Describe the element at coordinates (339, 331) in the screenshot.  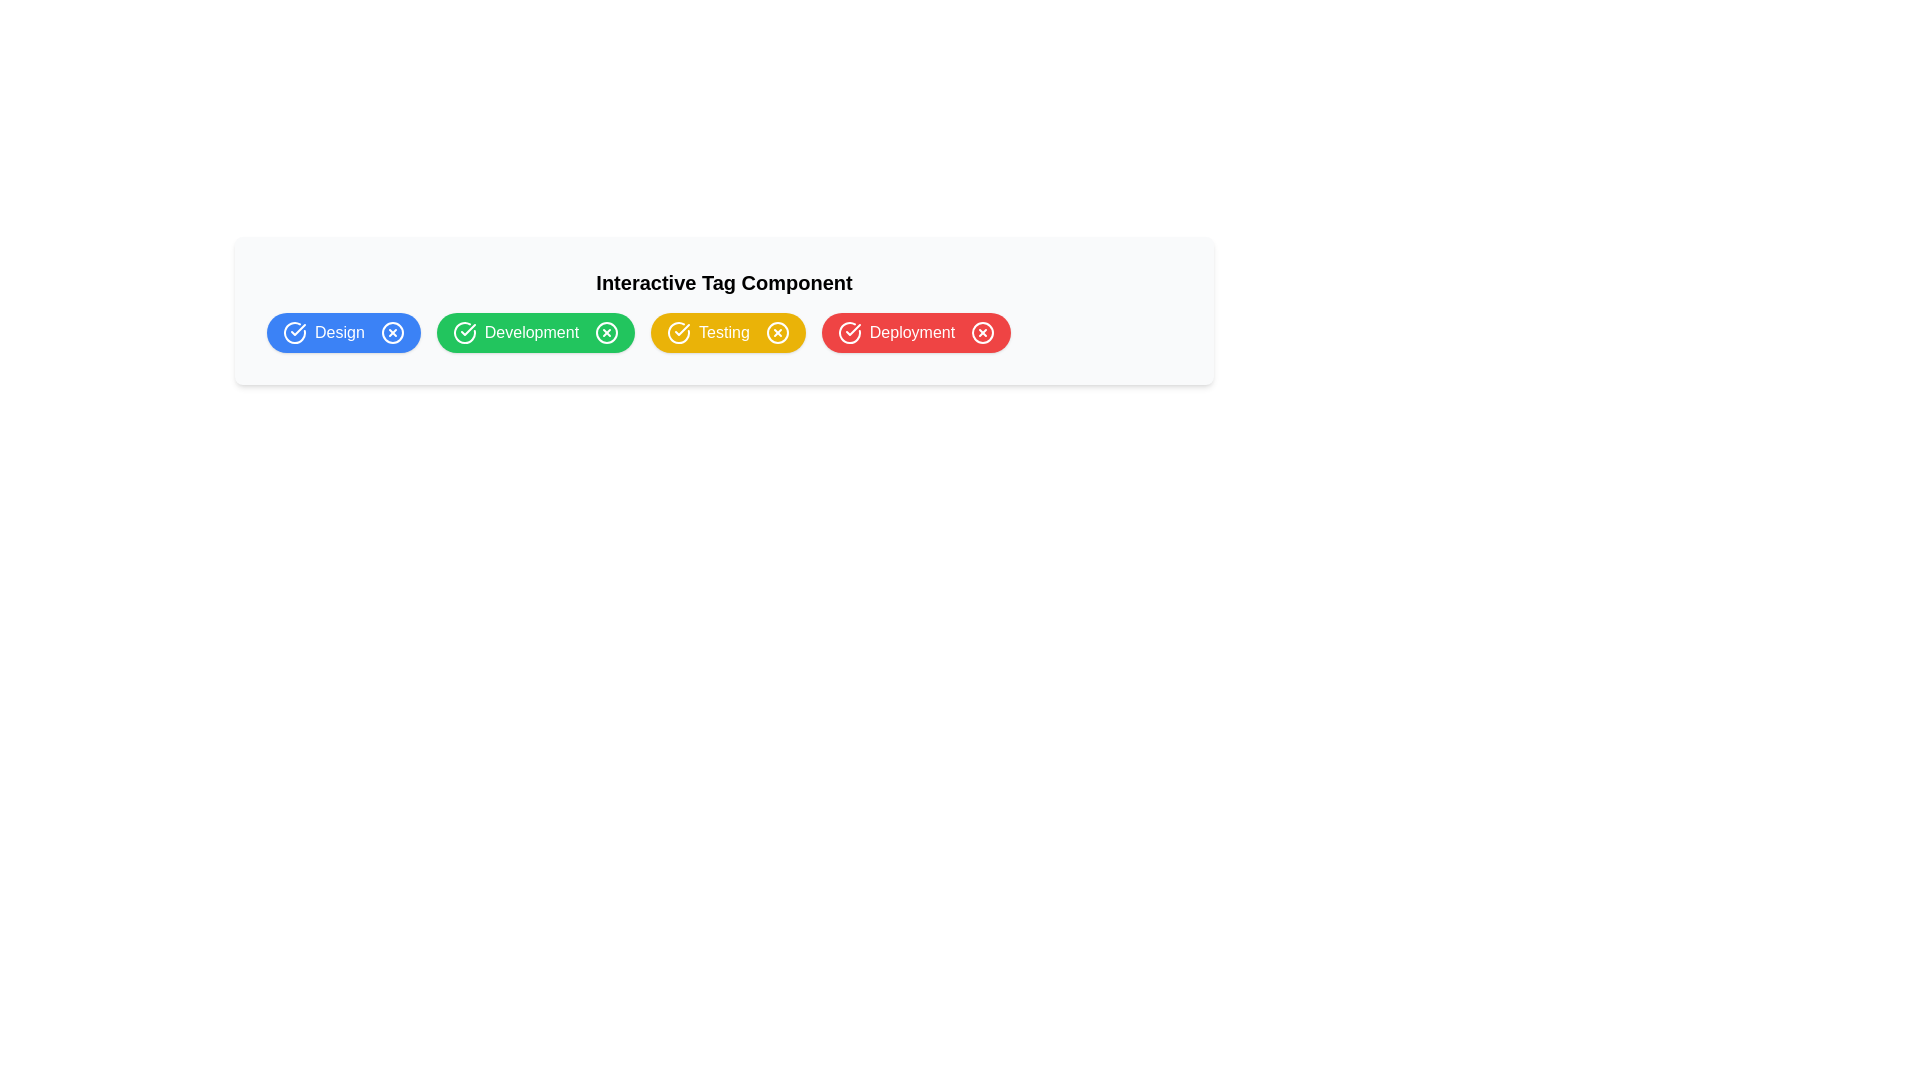
I see `label of the text component displaying the word 'Design', which is centrally located within the blue pill-shaped background` at that location.